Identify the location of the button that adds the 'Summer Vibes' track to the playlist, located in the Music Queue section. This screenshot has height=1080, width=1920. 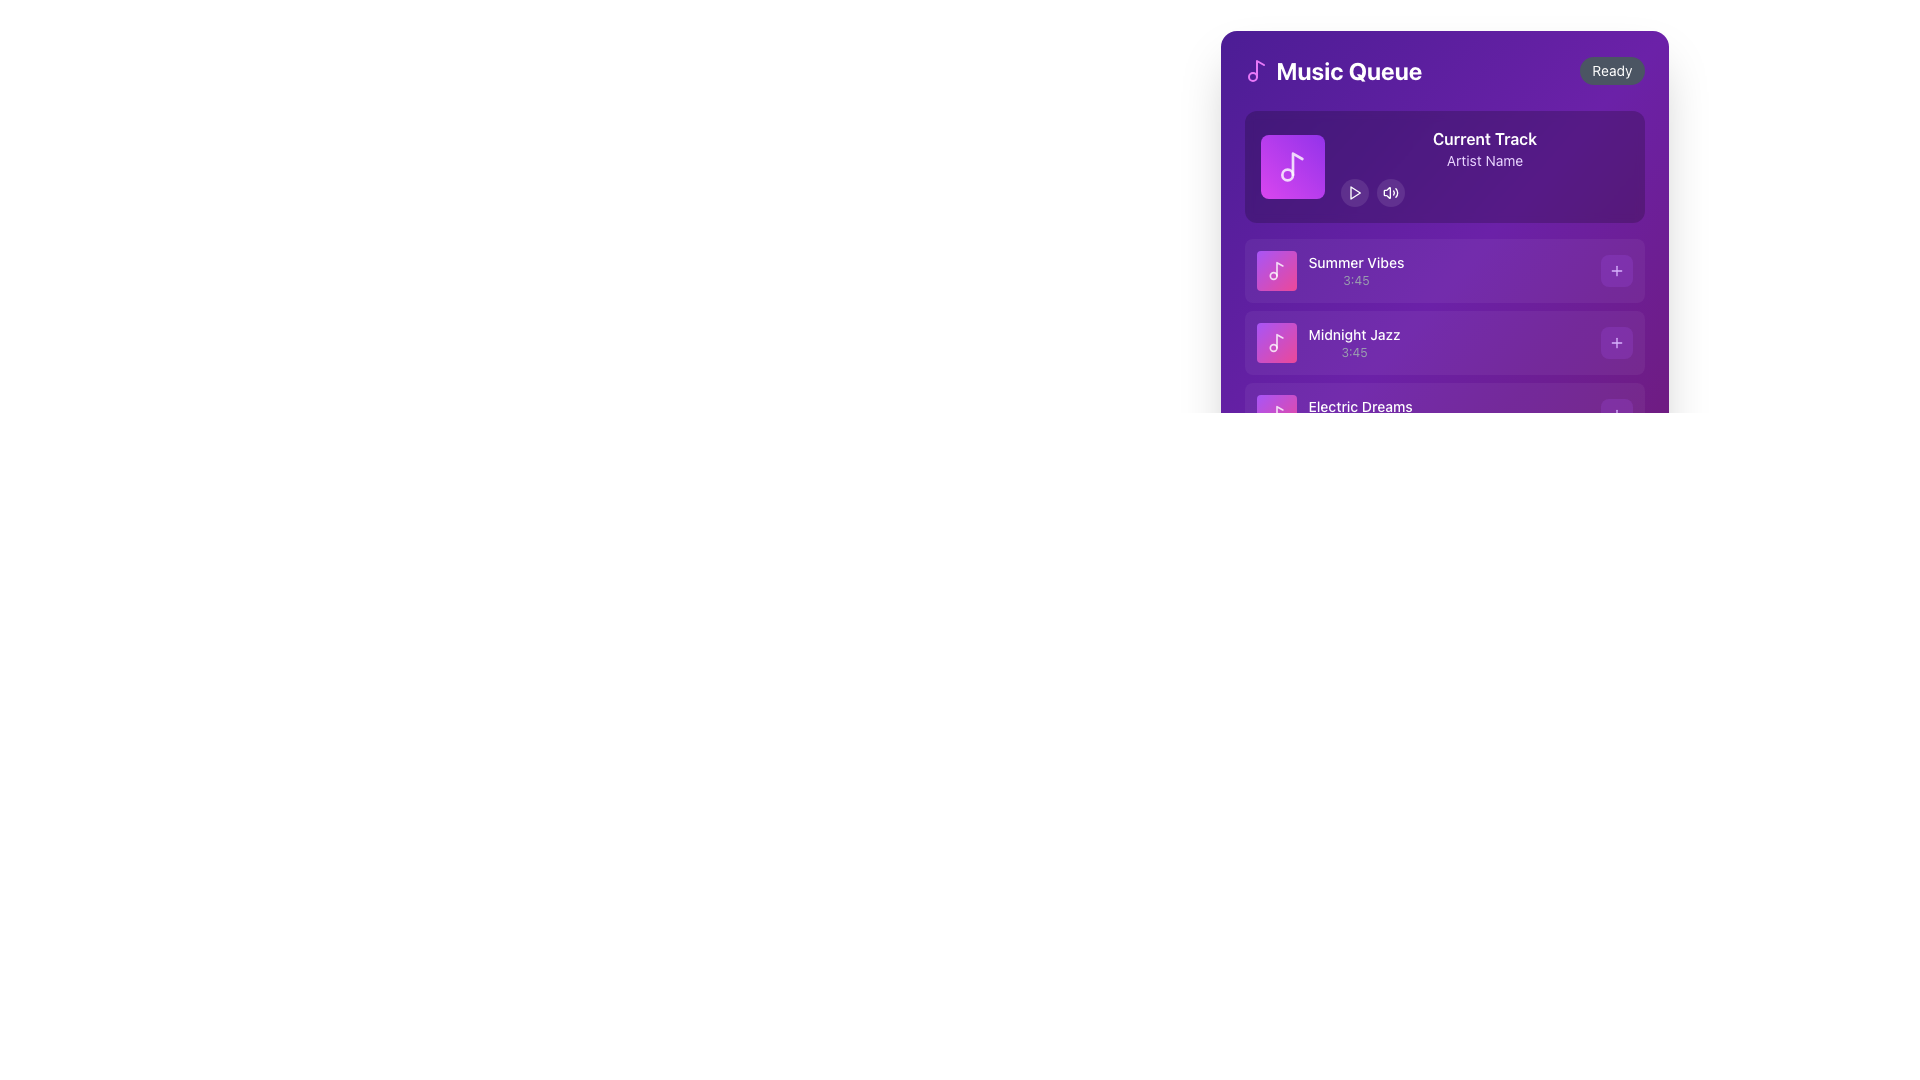
(1616, 270).